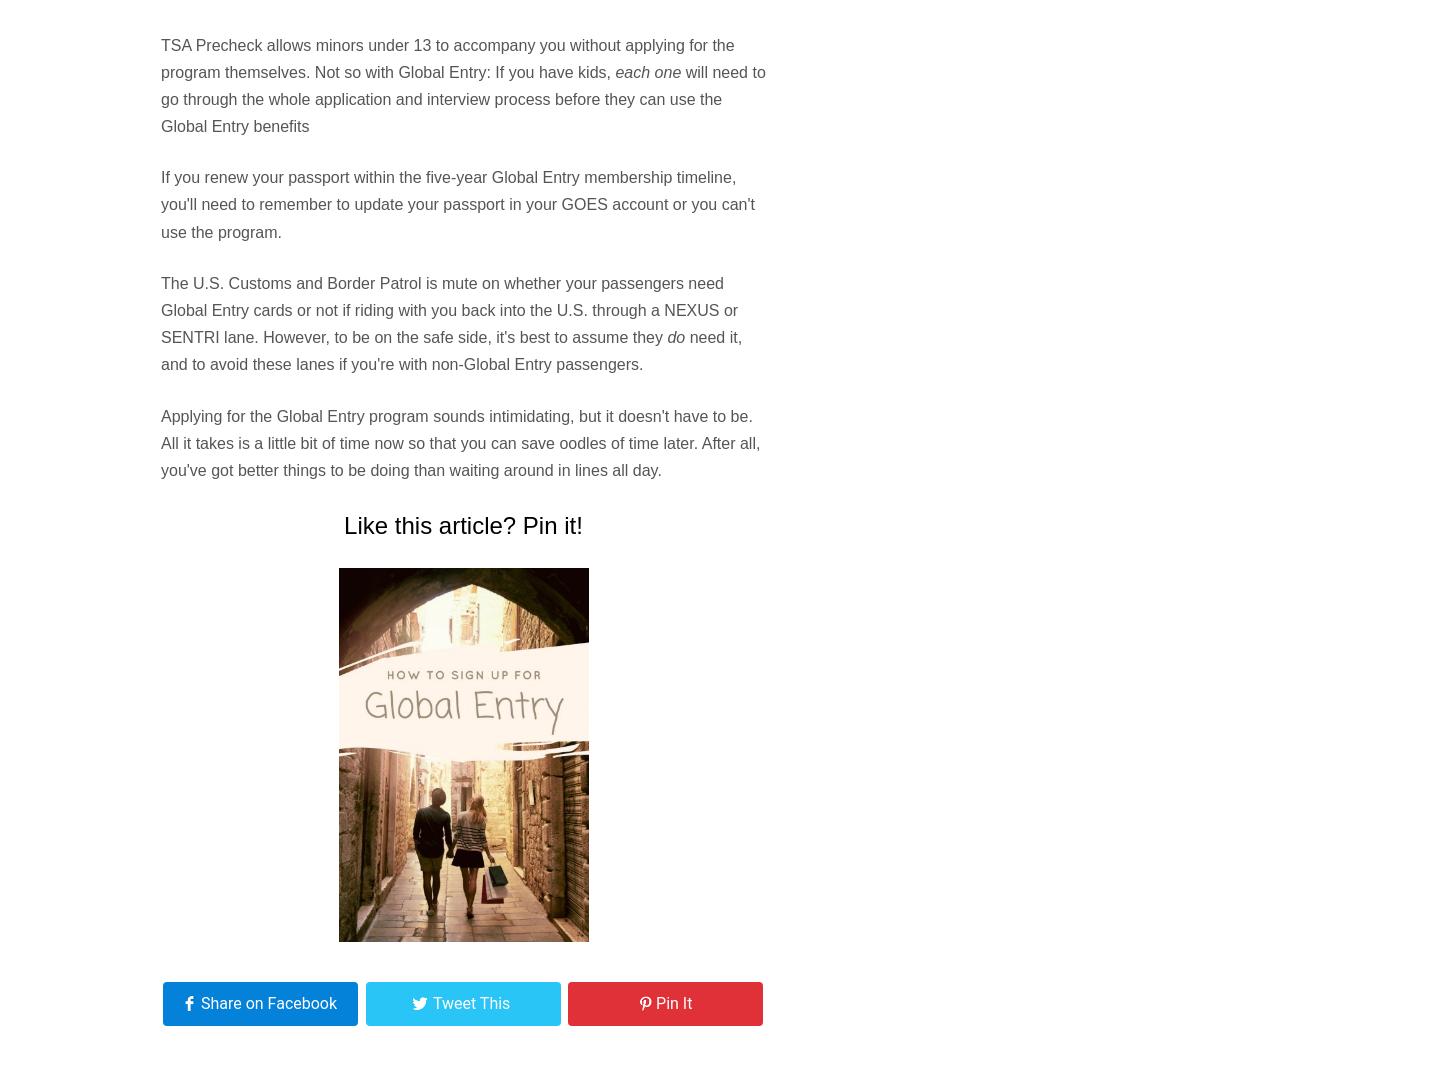 This screenshot has height=1070, width=1440. What do you see at coordinates (447, 56) in the screenshot?
I see `'TSA Precheck allows minors under 13 to accompany you without applying for the program themselves. Not so with Global Entry: If you have kids,'` at bounding box center [447, 56].